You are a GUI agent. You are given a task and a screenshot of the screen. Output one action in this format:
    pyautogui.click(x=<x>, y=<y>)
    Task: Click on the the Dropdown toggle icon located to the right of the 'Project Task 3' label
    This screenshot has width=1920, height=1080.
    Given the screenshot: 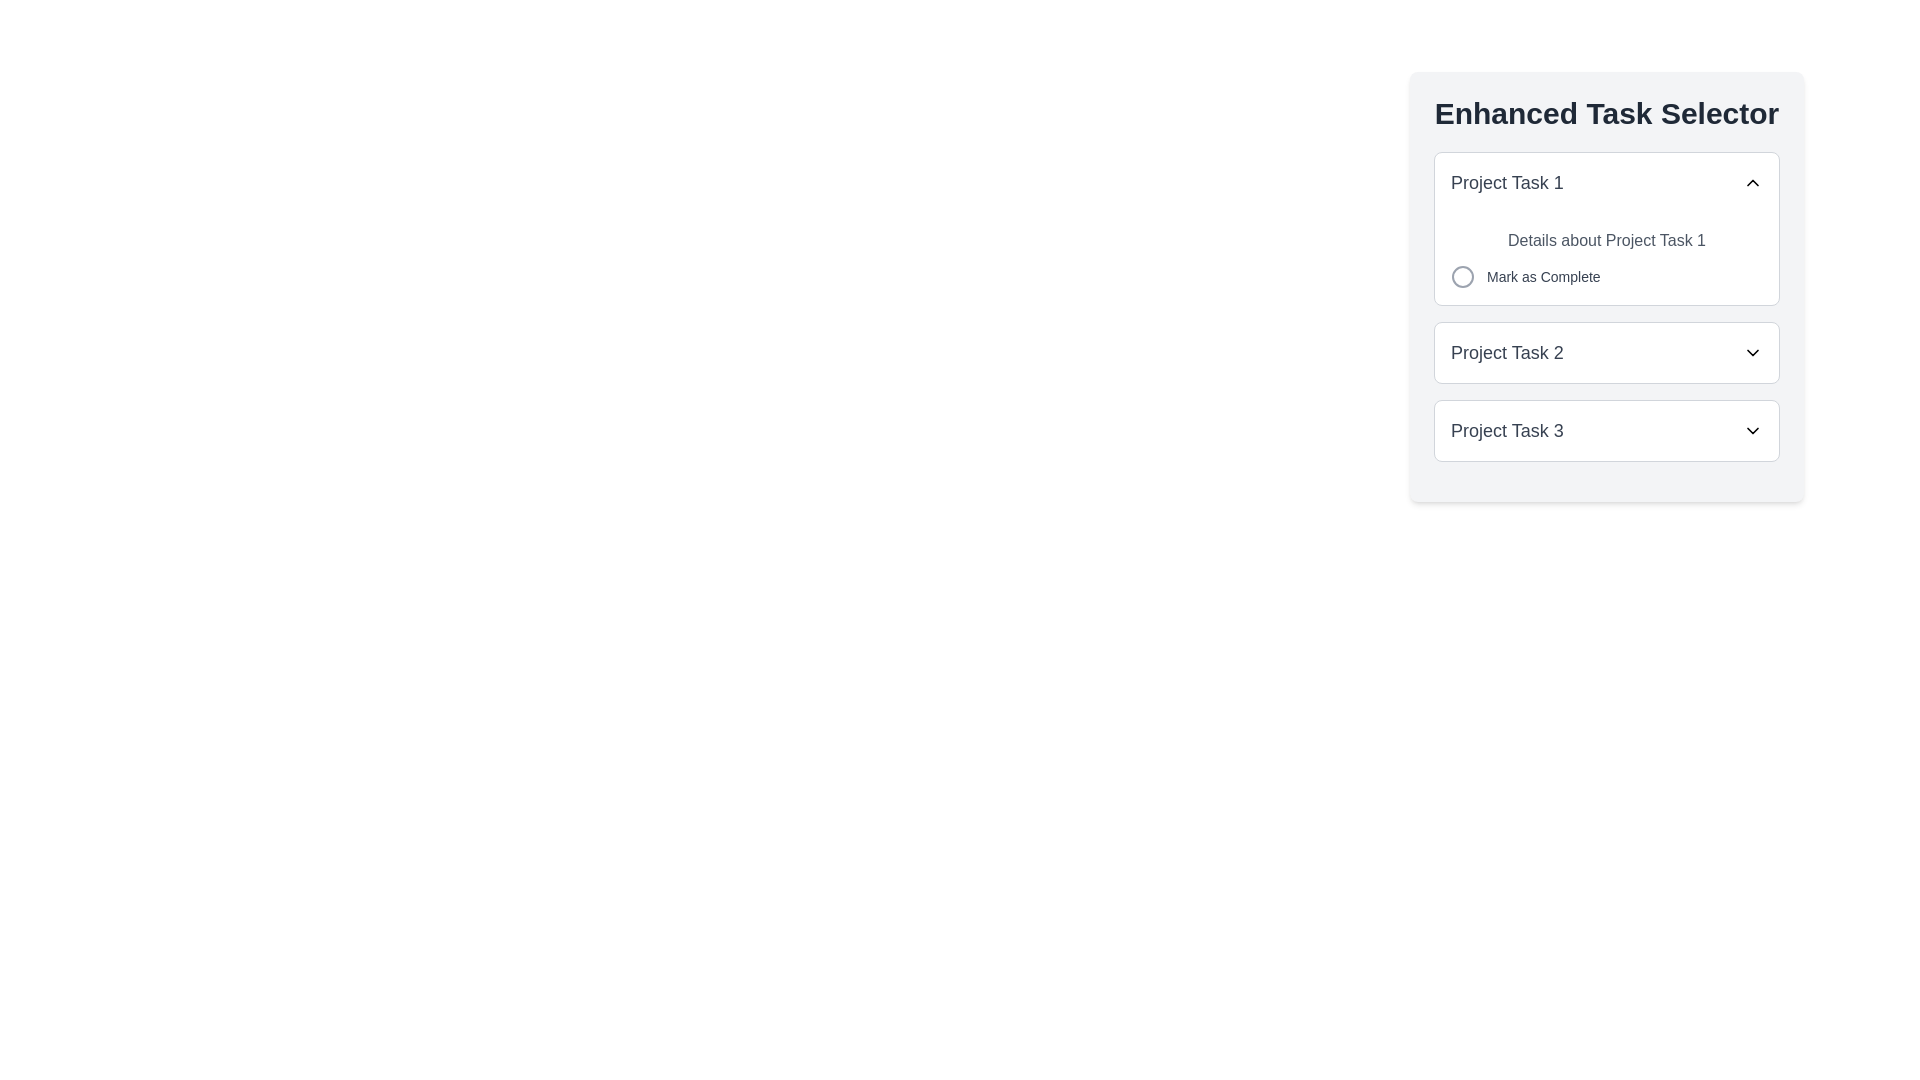 What is the action you would take?
    pyautogui.click(x=1751, y=430)
    